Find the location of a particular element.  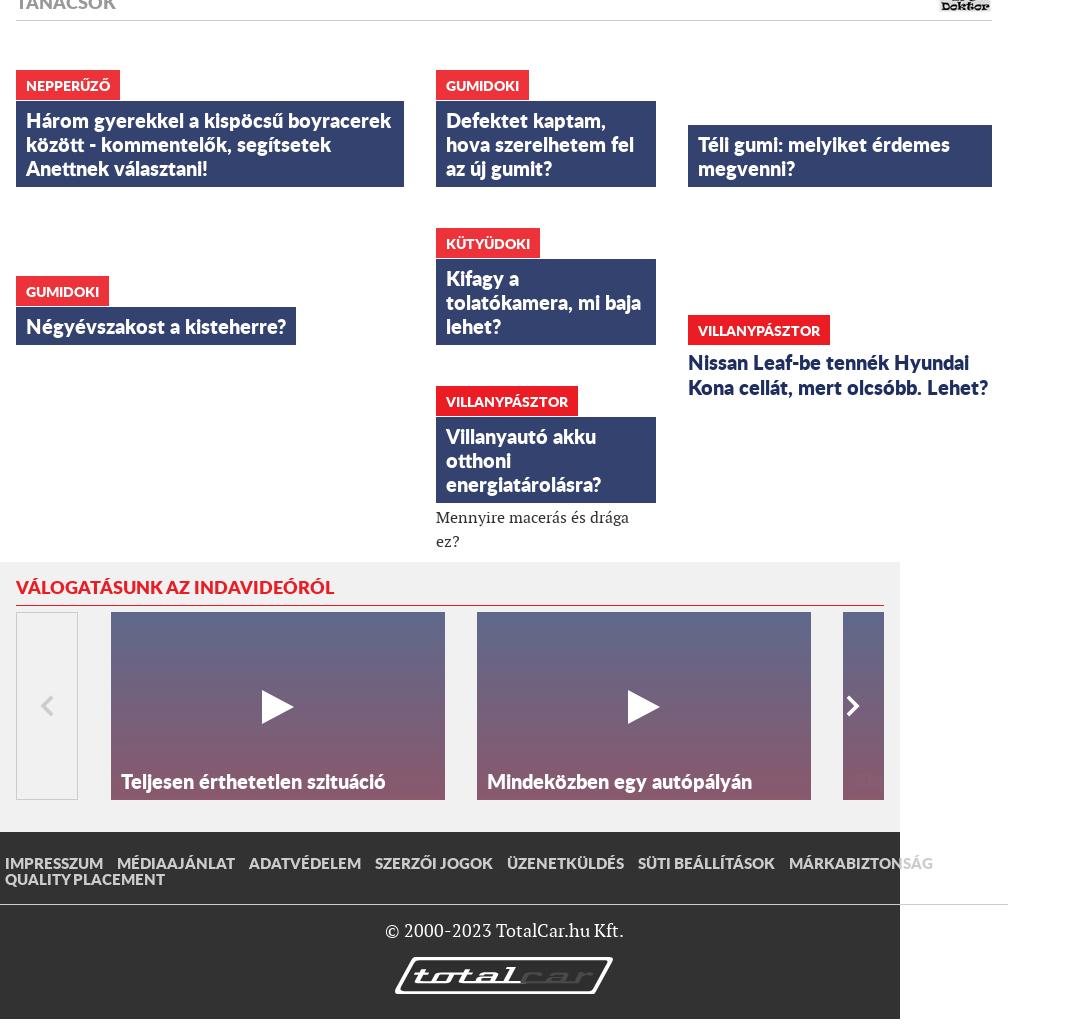

'Téli gumi: melyiket érdemes megvenni?' is located at coordinates (824, 154).